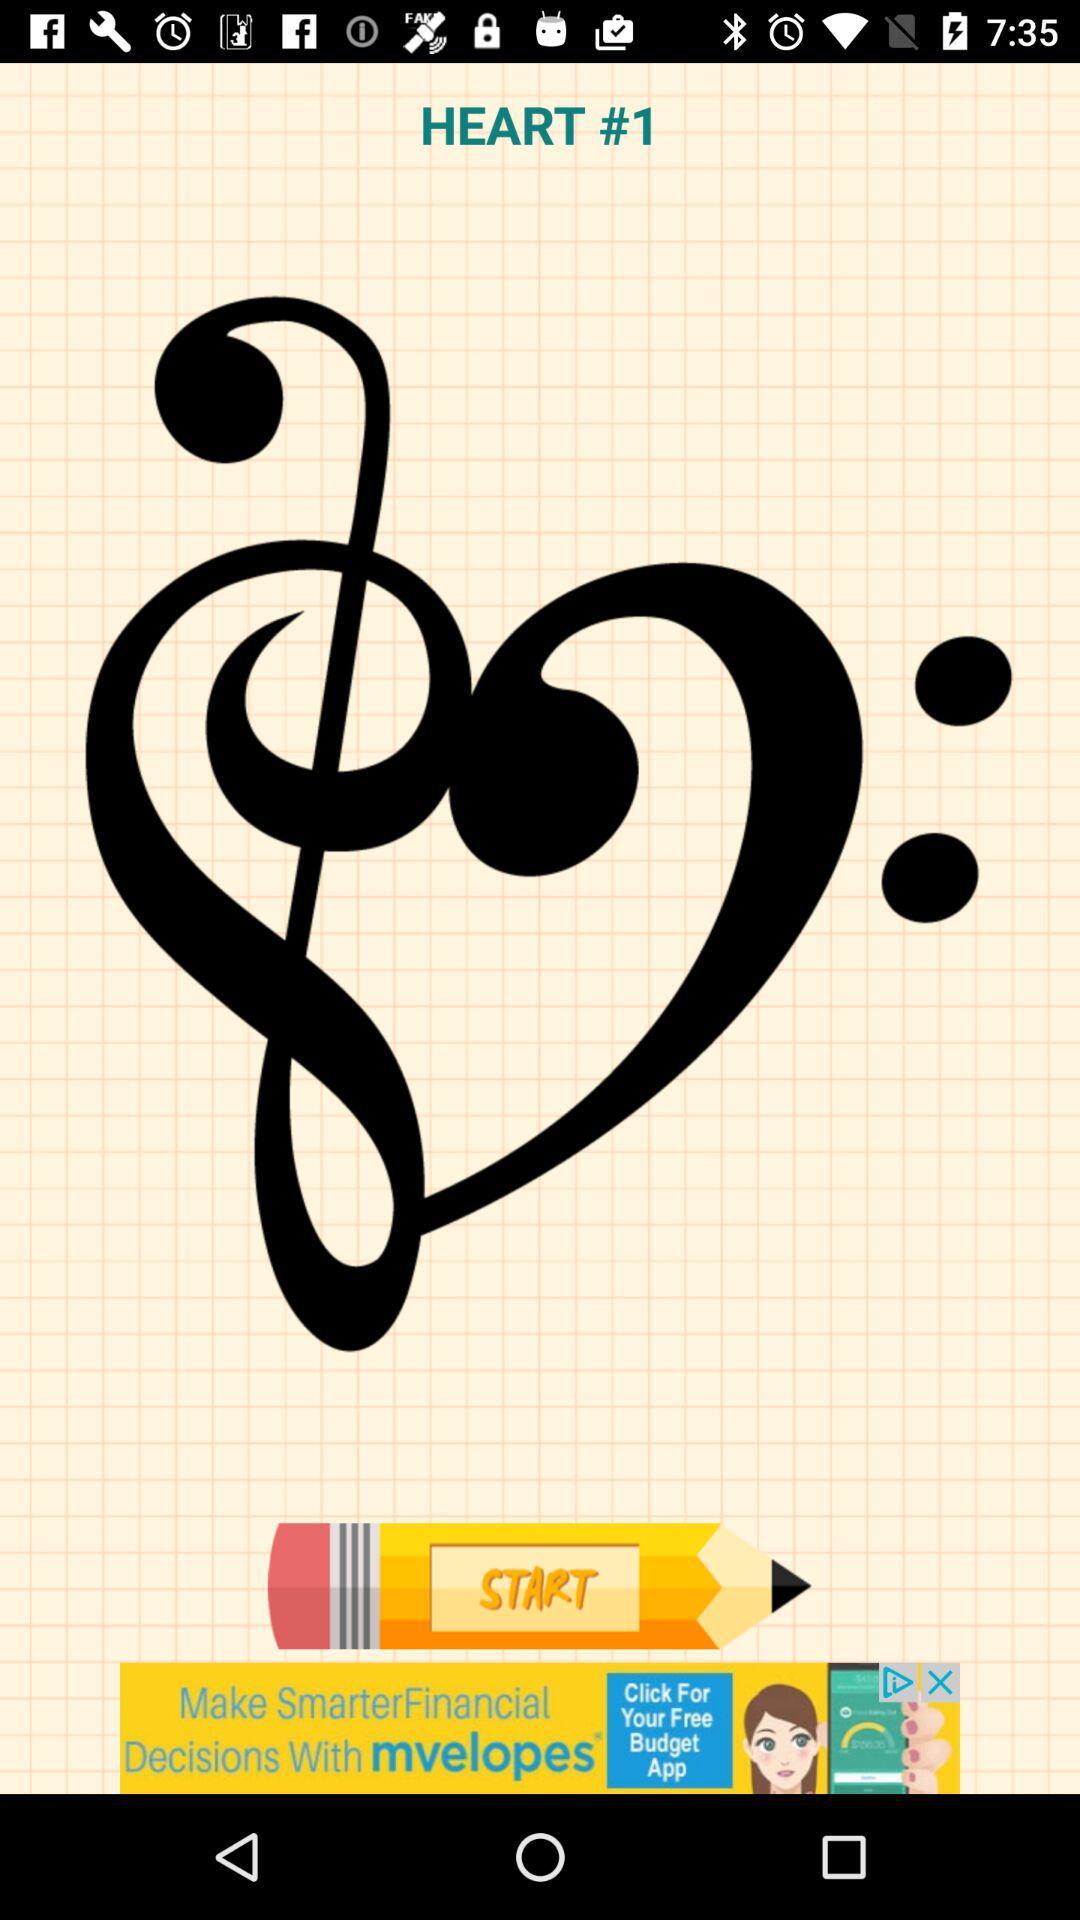 Image resolution: width=1080 pixels, height=1920 pixels. Describe the element at coordinates (540, 1727) in the screenshot. I see `install app` at that location.